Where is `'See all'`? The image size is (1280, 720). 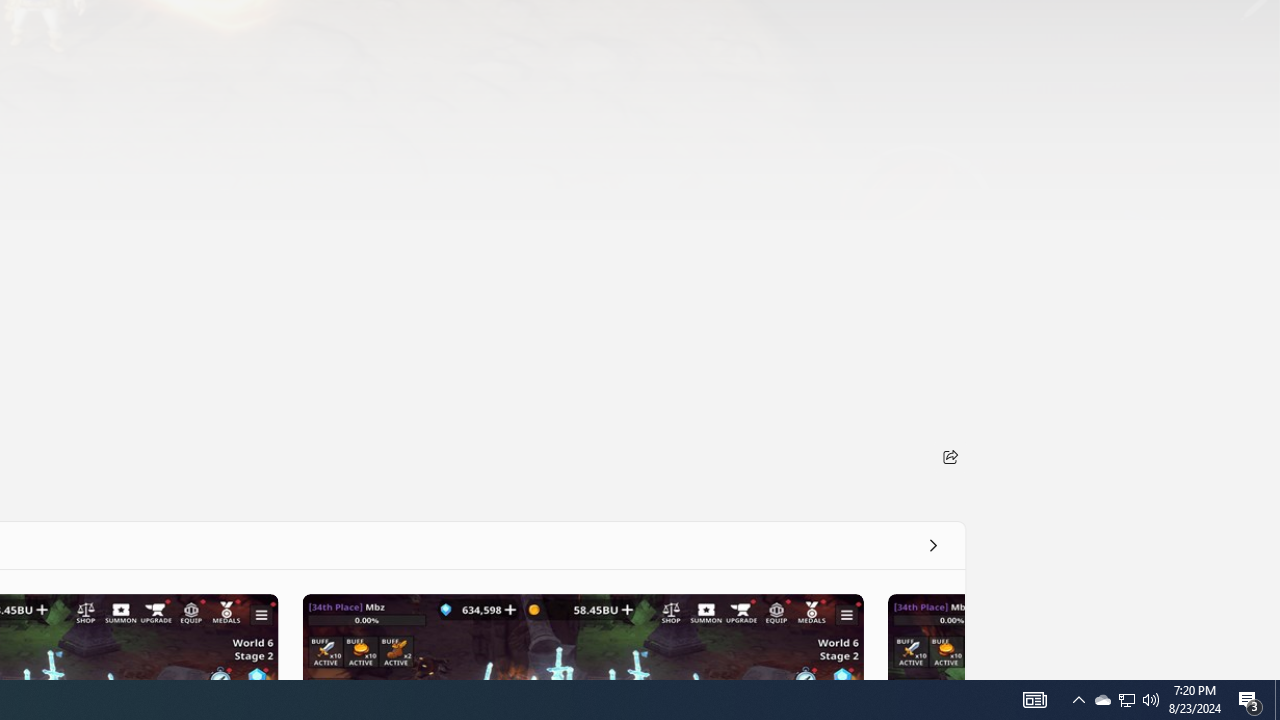
'See all' is located at coordinates (931, 545).